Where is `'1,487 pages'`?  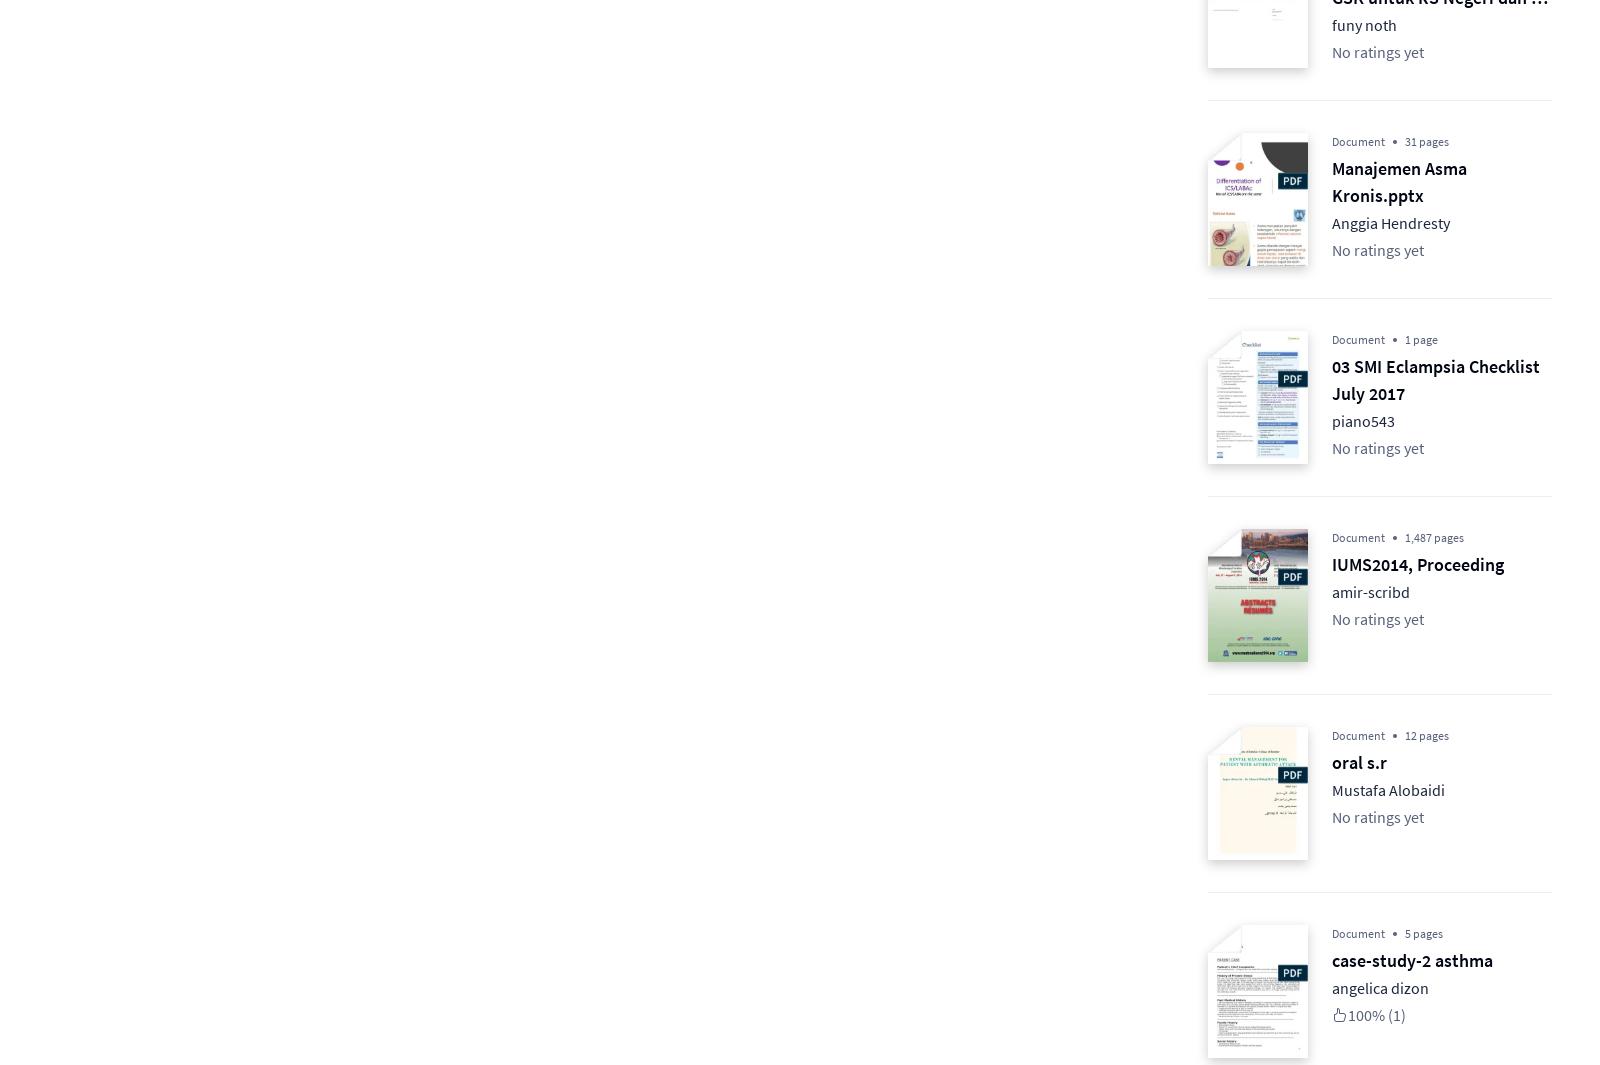 '1,487 pages' is located at coordinates (1404, 537).